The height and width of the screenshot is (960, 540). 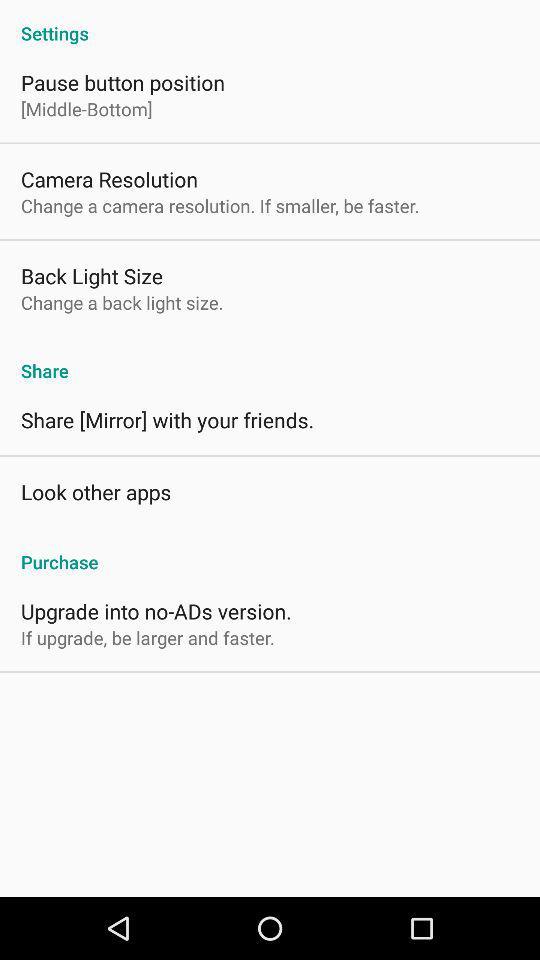 I want to click on app below the look other apps, so click(x=270, y=551).